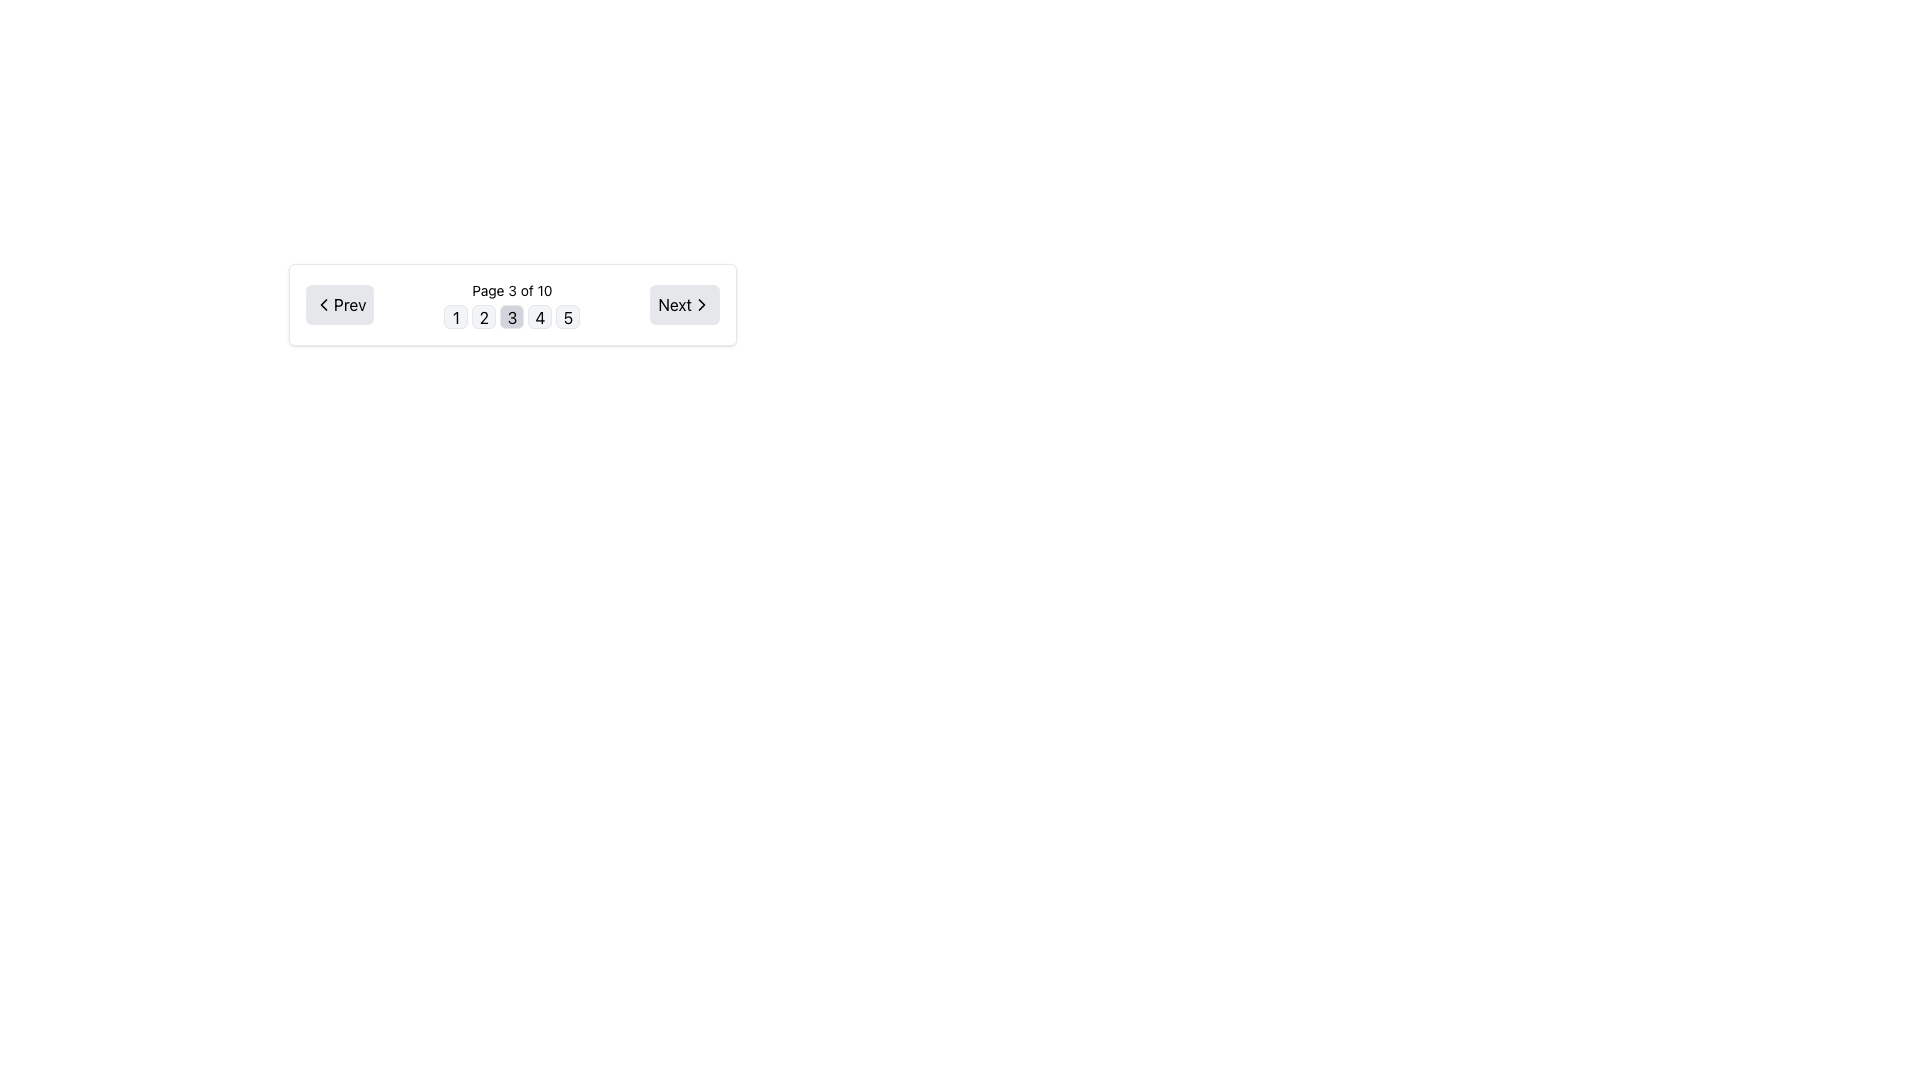 This screenshot has height=1080, width=1920. I want to click on the leftmost button in the navigation control bar to move to the previous page, so click(340, 304).